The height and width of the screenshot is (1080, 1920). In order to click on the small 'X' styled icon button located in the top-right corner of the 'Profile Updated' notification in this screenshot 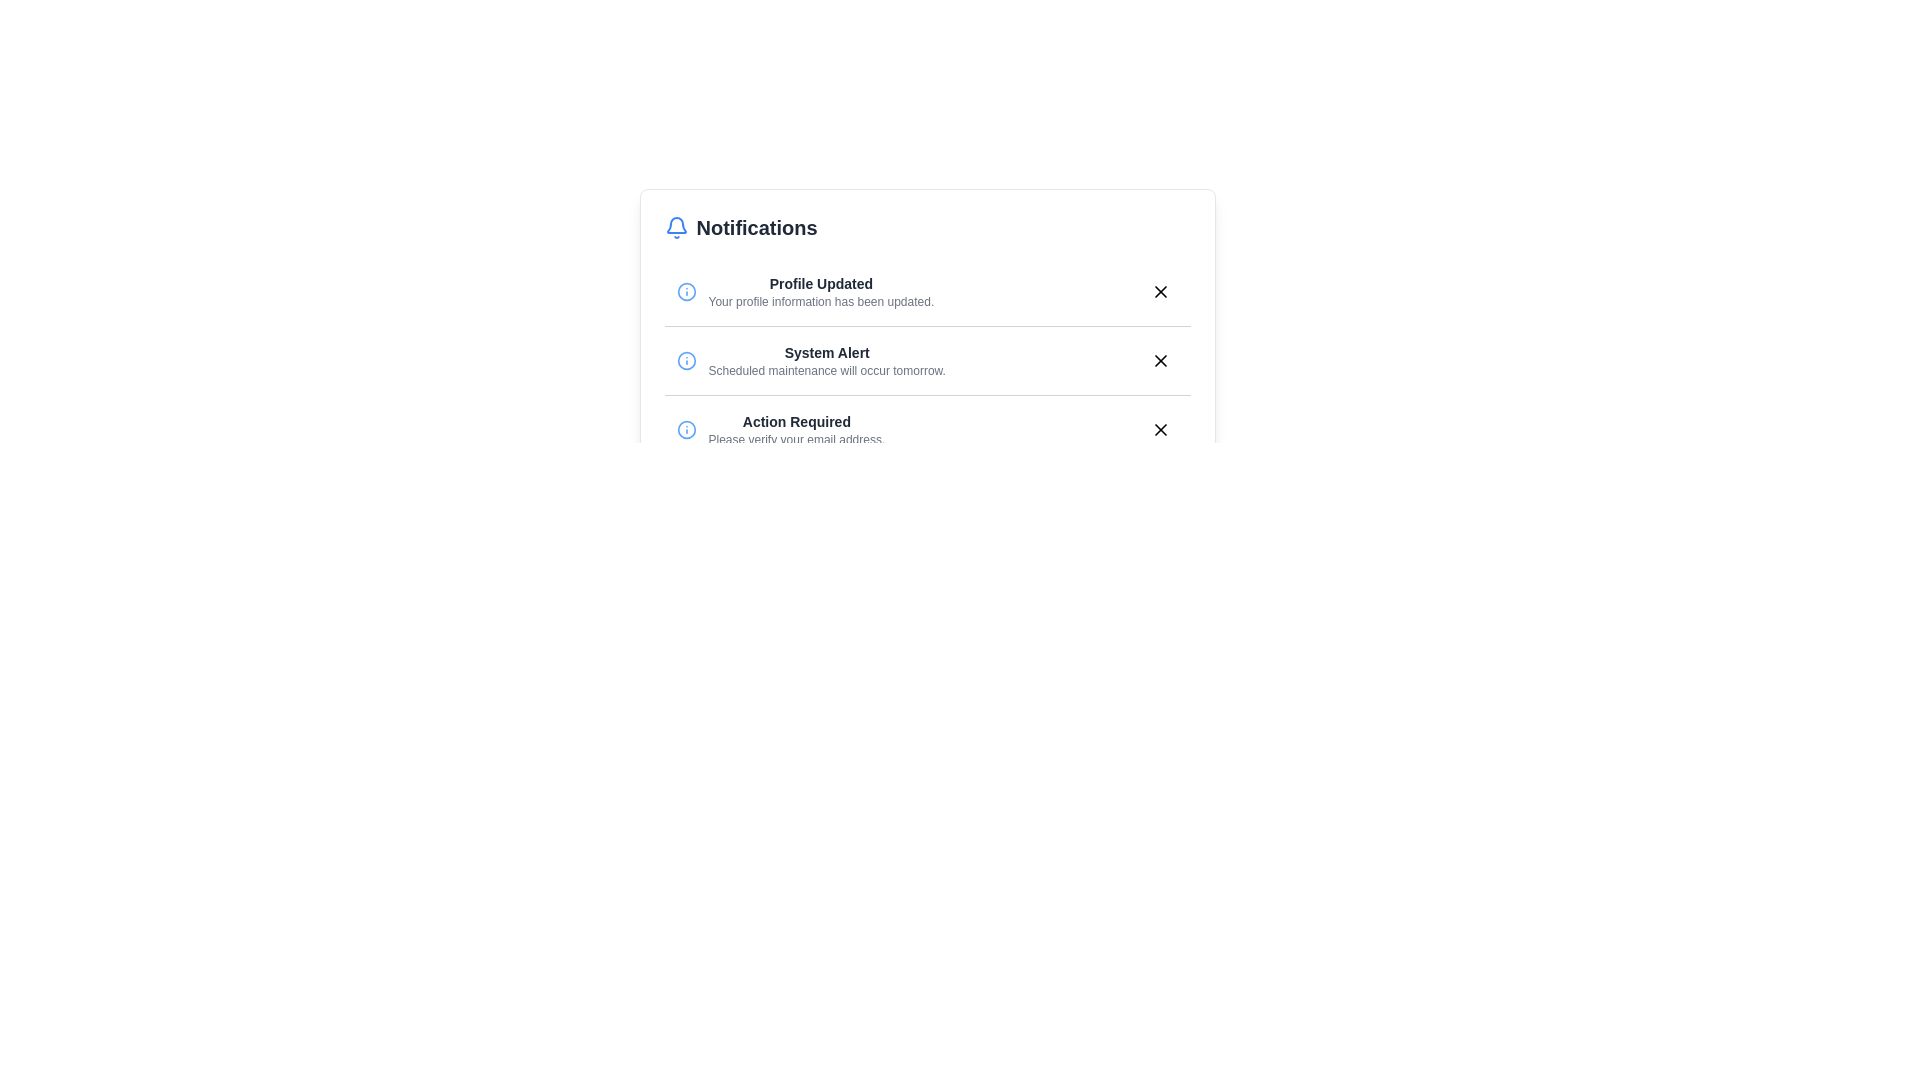, I will do `click(1160, 292)`.